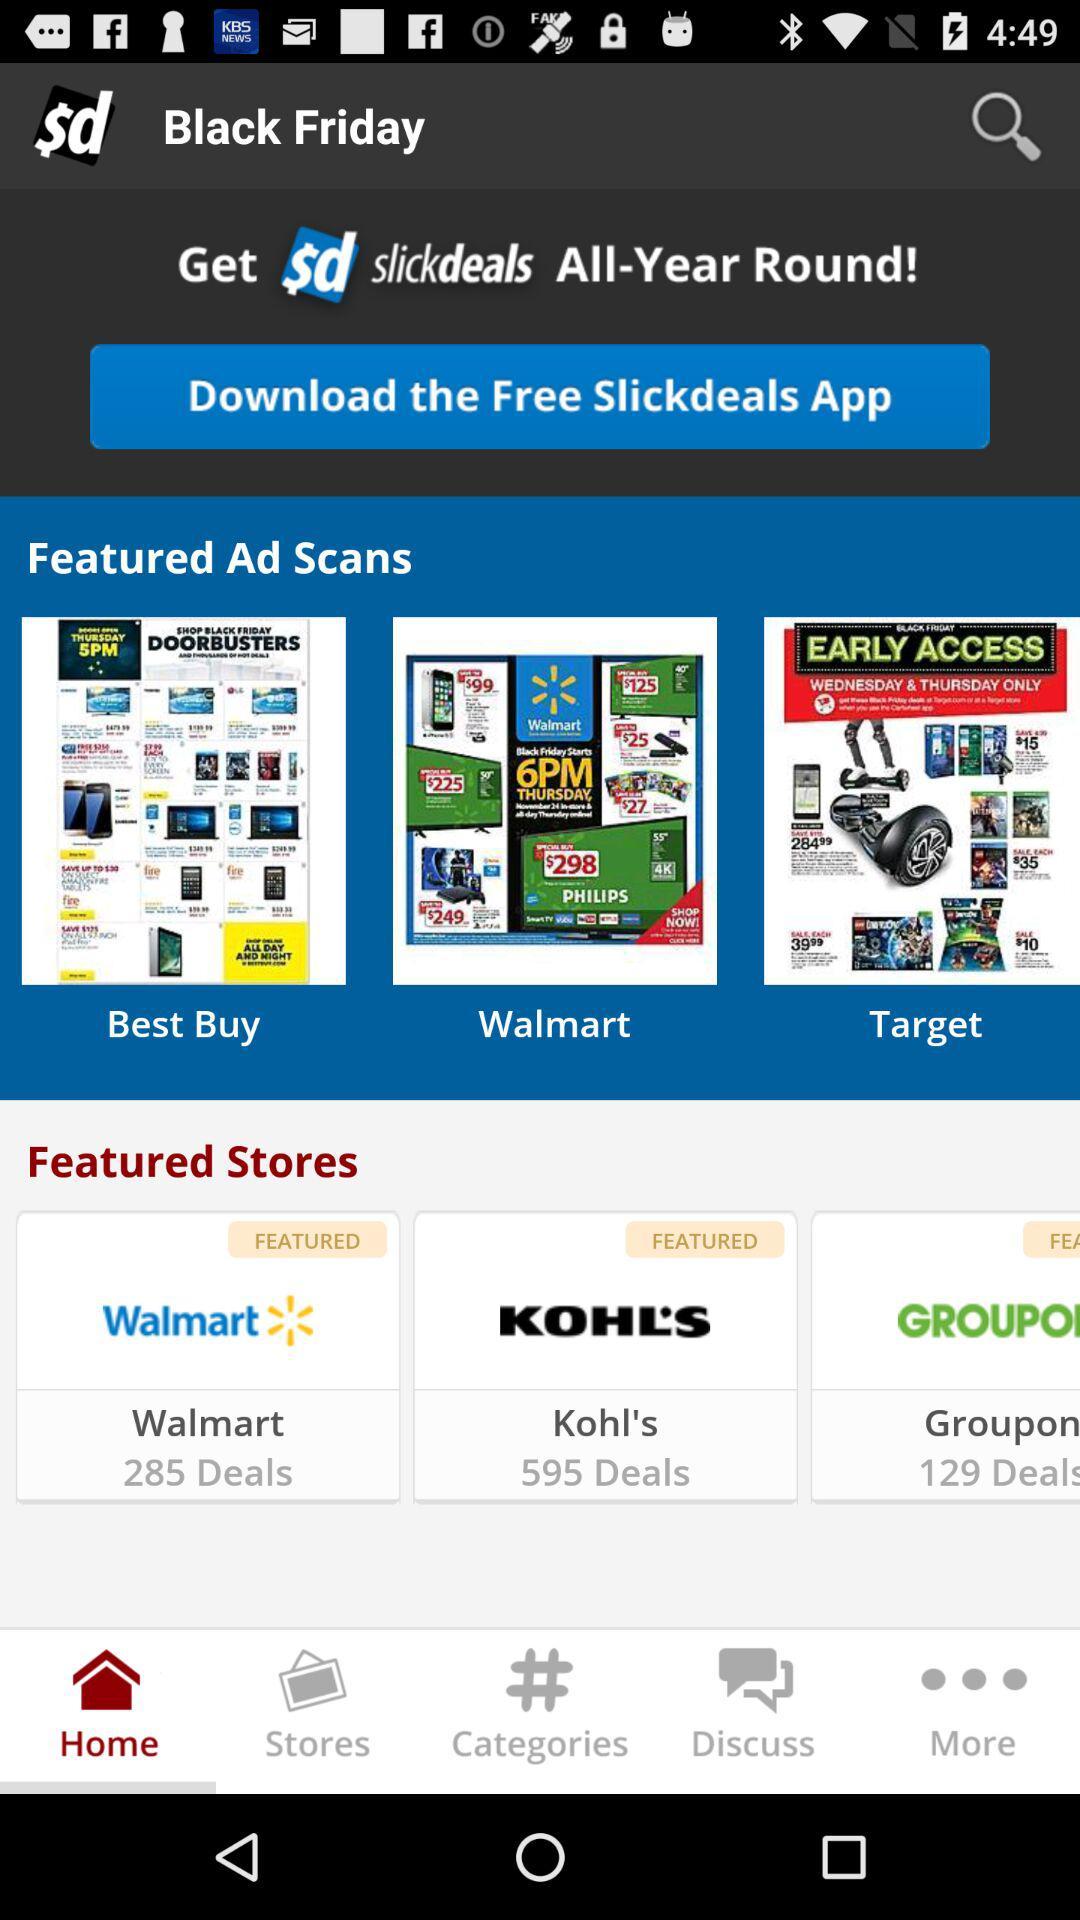 This screenshot has width=1080, height=1920. I want to click on more at the bottom of the page, so click(970, 1714).